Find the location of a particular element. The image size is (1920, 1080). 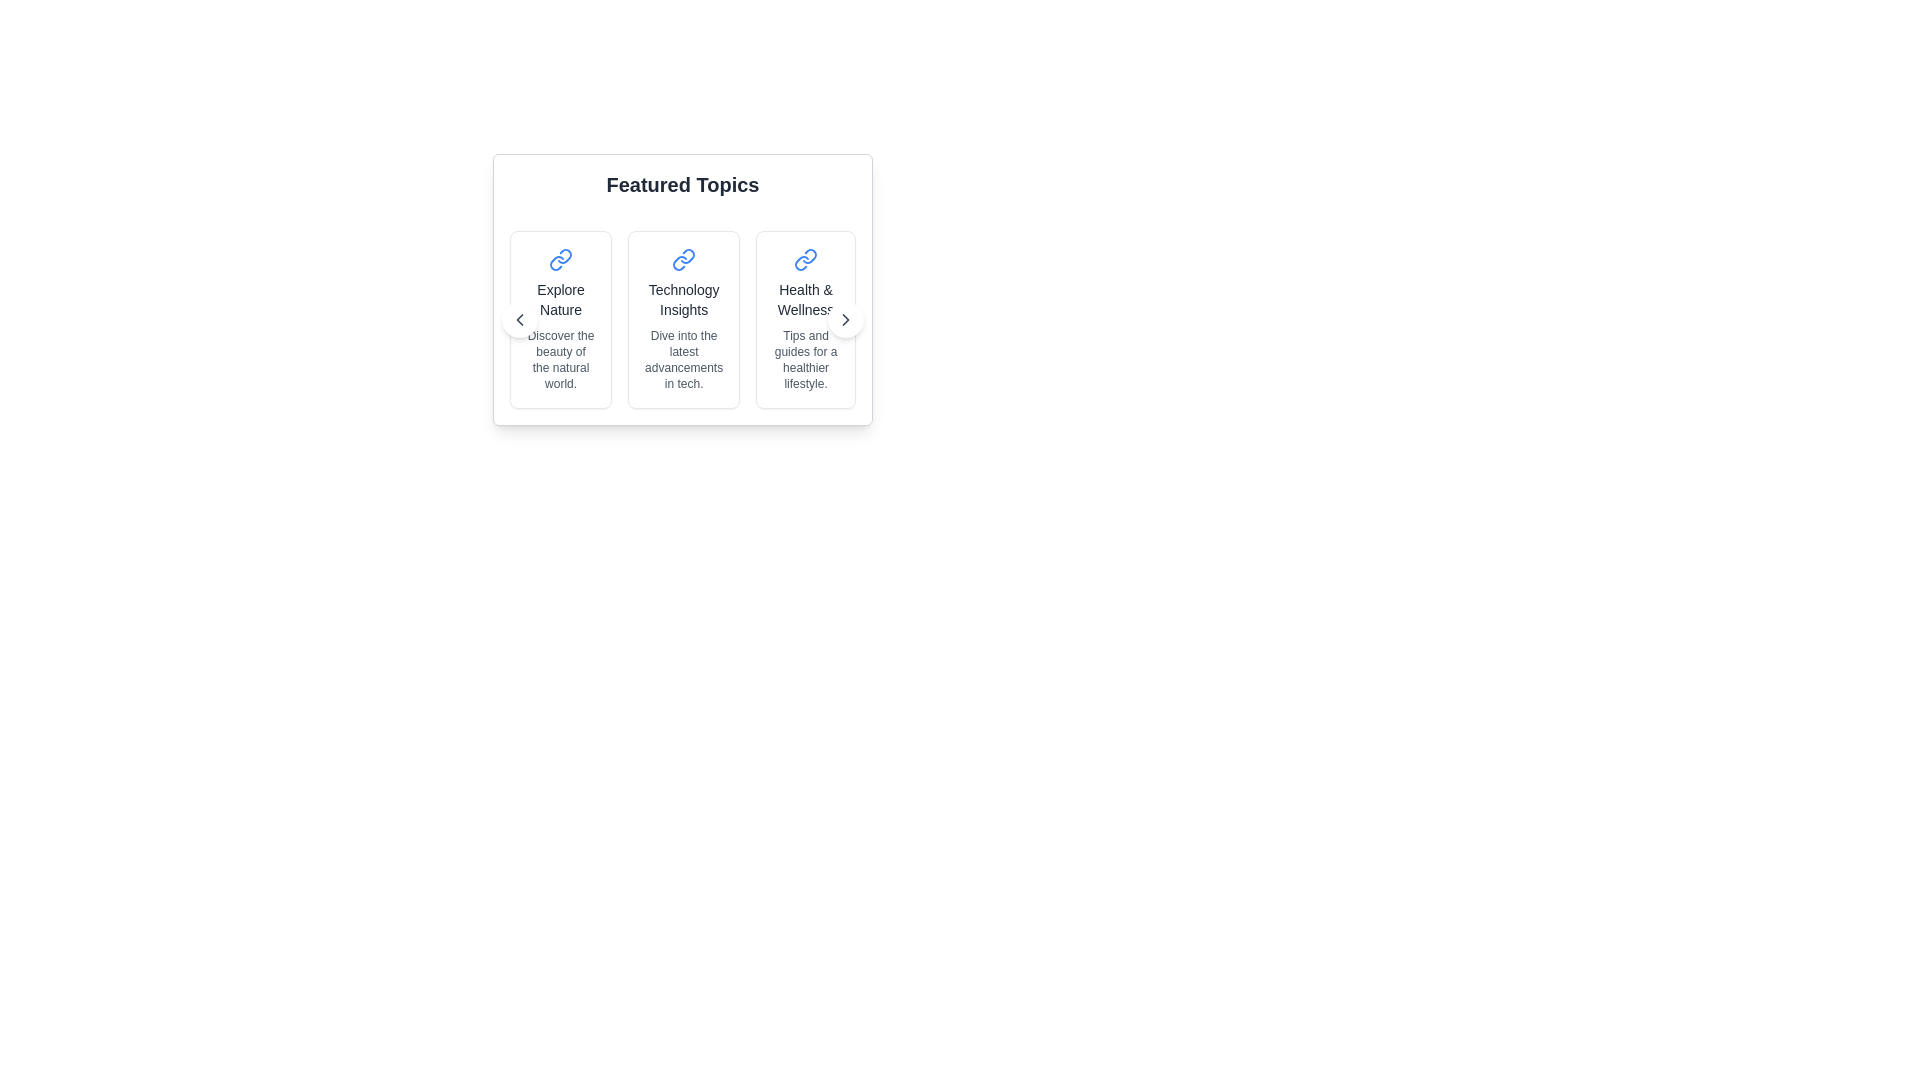

the icon in the upper left corner of the 'Explore Nature' card, which serves as a visual indicator for an external link is located at coordinates (688, 255).